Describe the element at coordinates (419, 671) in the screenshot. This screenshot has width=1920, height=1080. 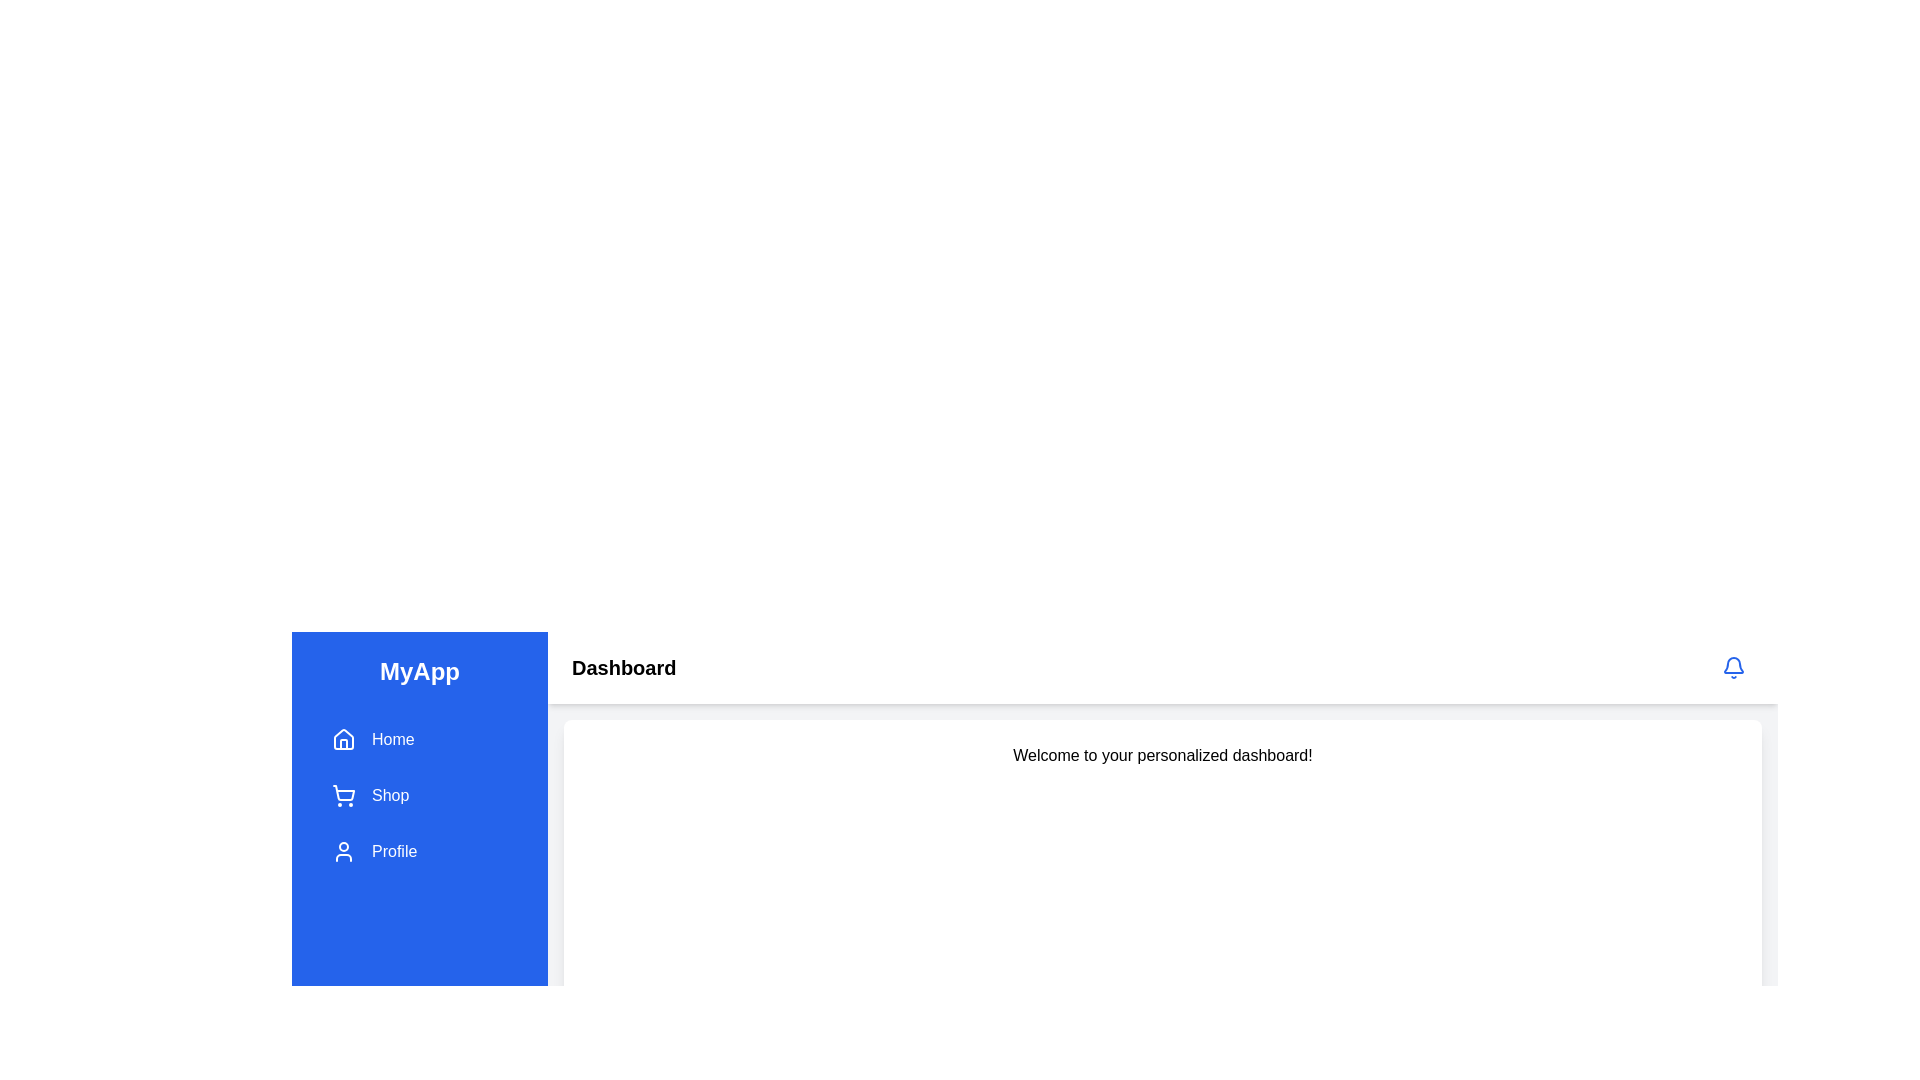
I see `the bold text label 'MyApp' at the top of the blue navigation bar, assuming it is interactive` at that location.